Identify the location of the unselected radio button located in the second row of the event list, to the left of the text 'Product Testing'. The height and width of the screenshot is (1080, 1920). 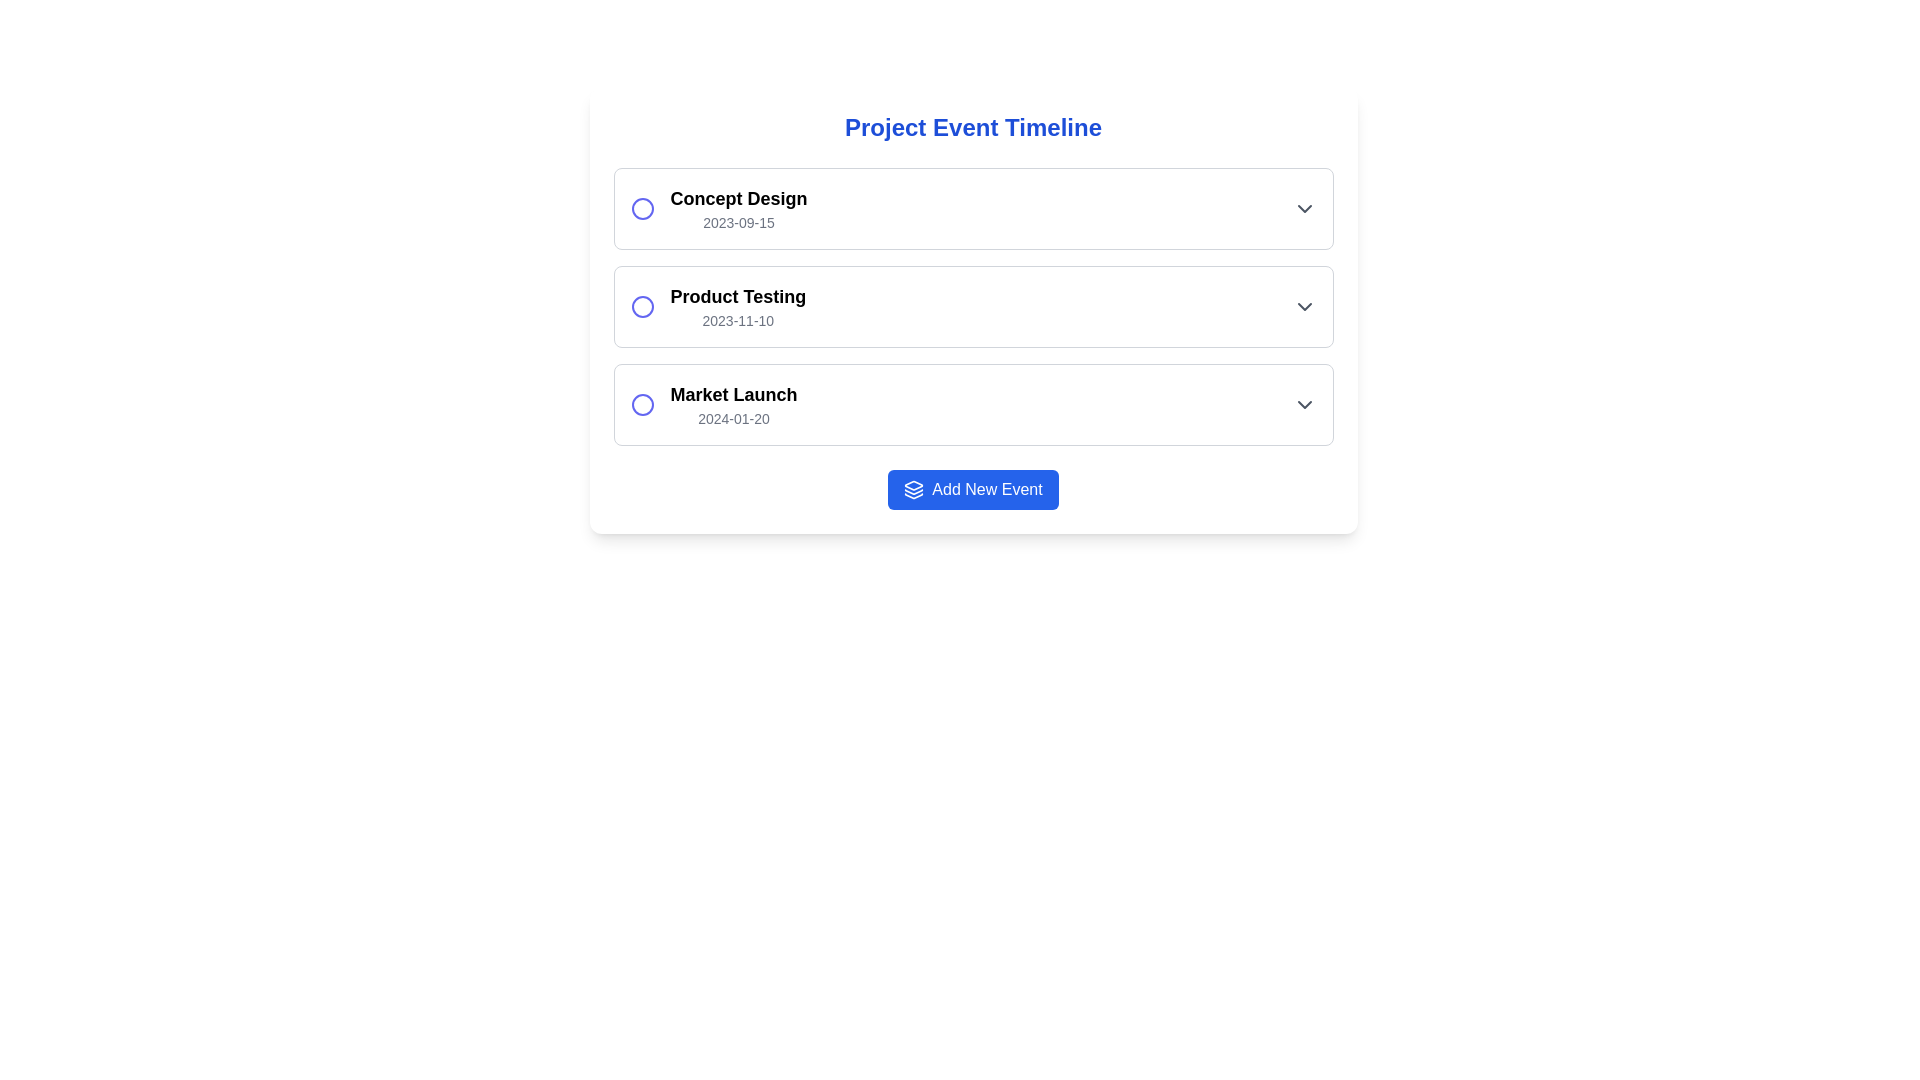
(642, 307).